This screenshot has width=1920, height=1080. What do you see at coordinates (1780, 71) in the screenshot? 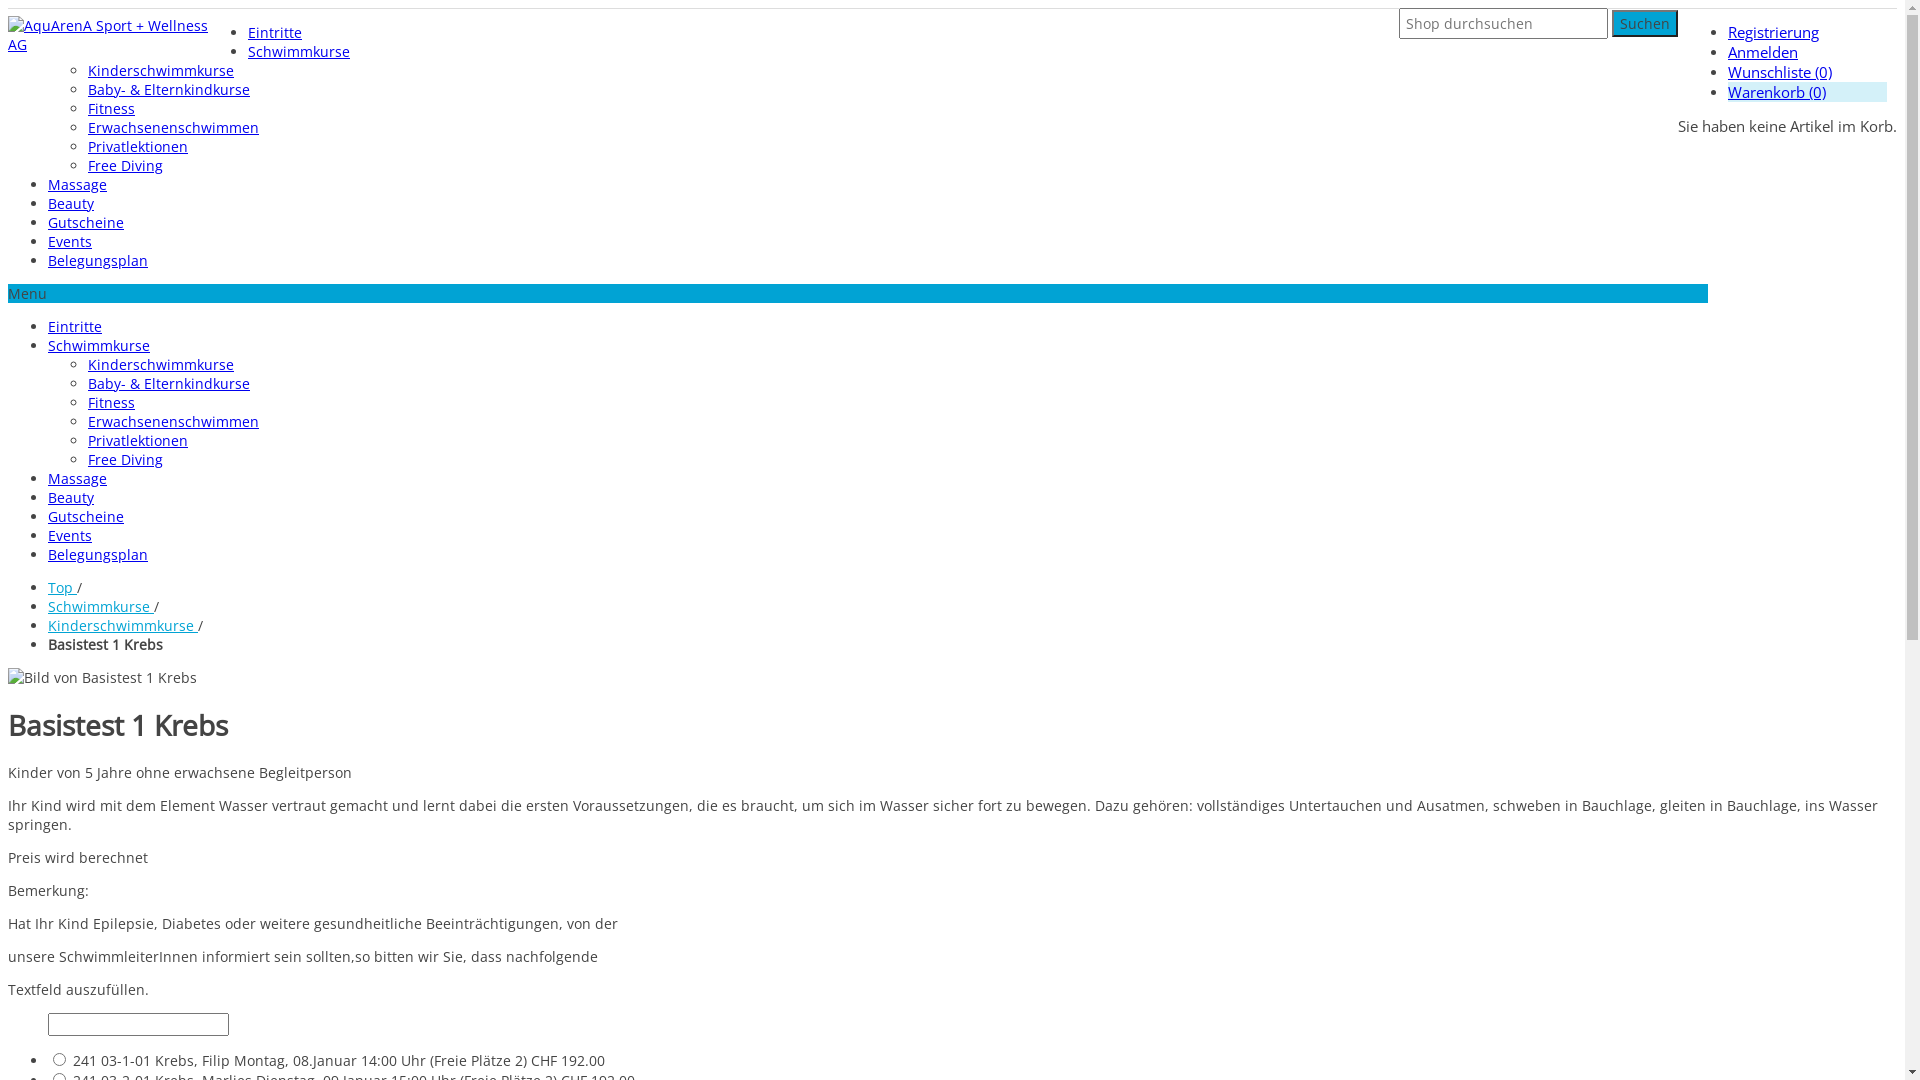
I see `'Wunschliste (0)'` at bounding box center [1780, 71].